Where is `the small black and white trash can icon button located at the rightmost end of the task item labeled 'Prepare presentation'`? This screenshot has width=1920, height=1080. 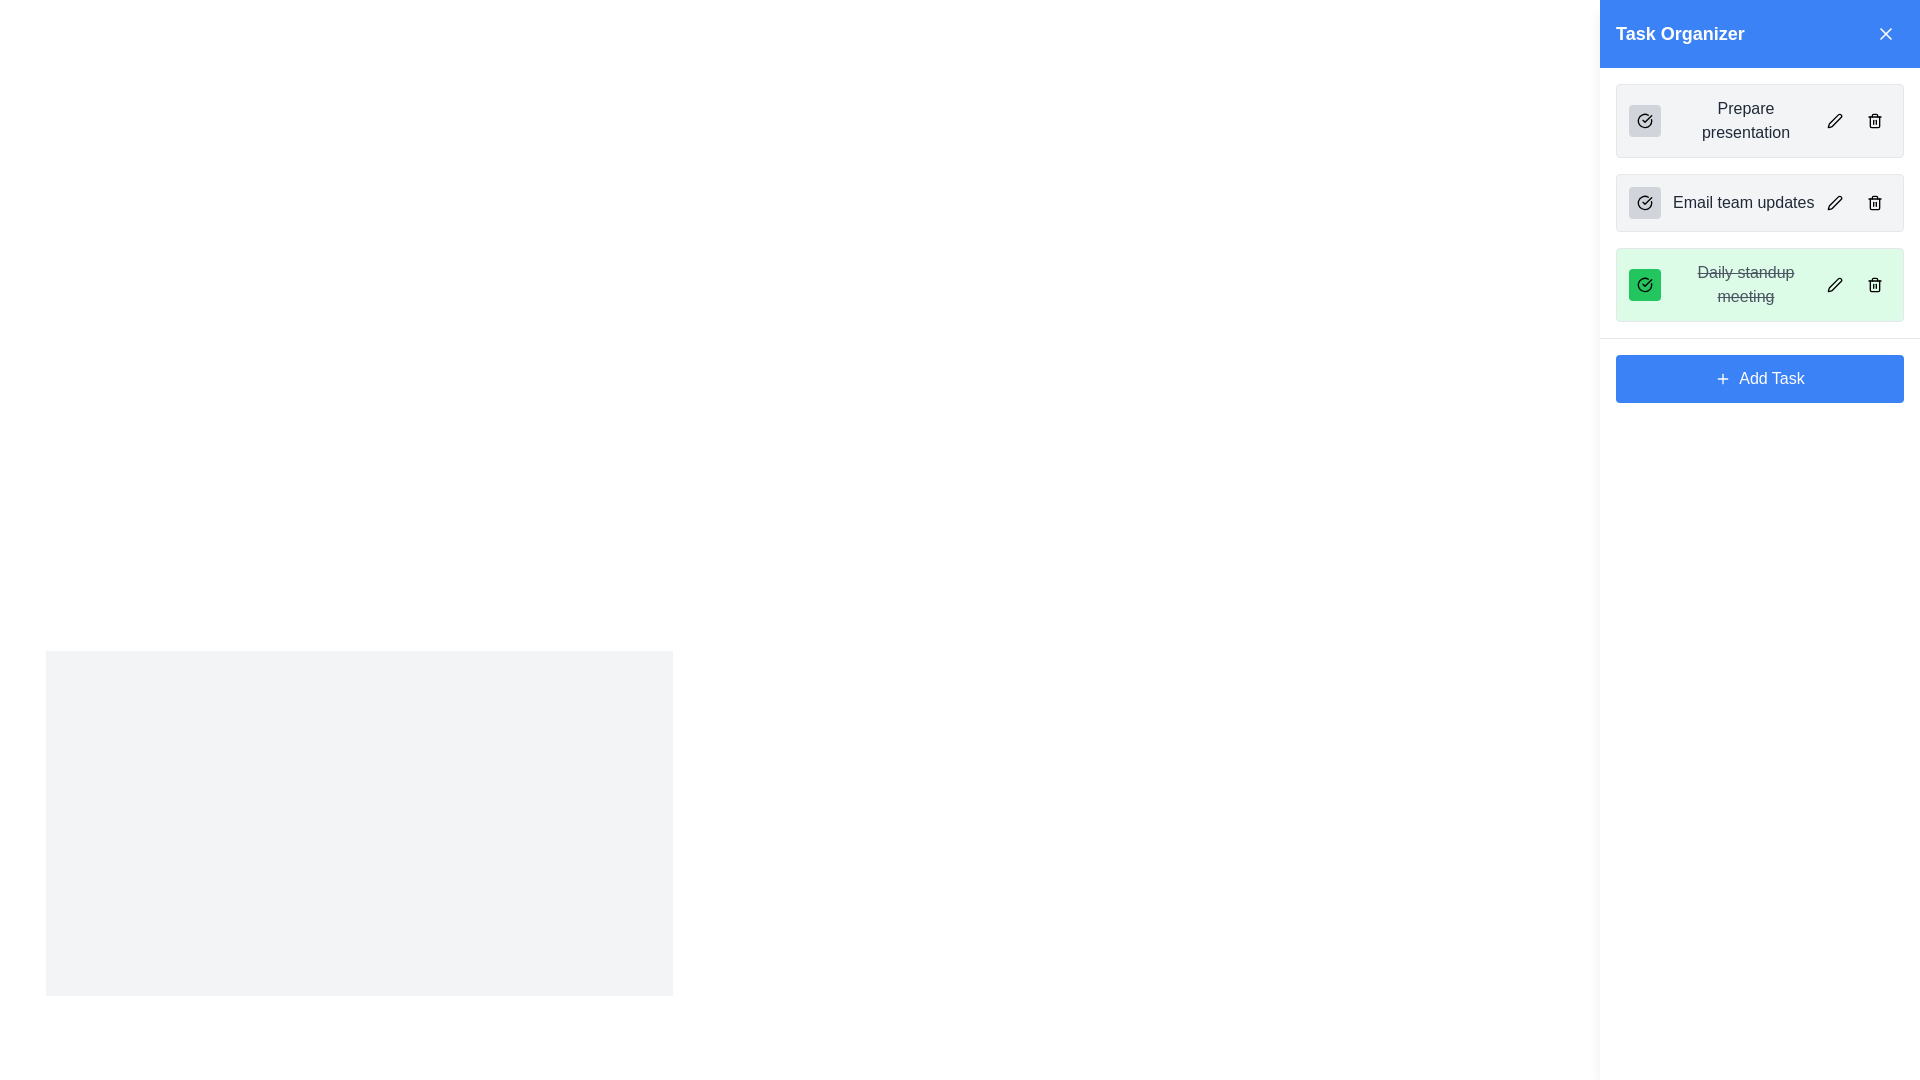 the small black and white trash can icon button located at the rightmost end of the task item labeled 'Prepare presentation' is located at coordinates (1874, 120).